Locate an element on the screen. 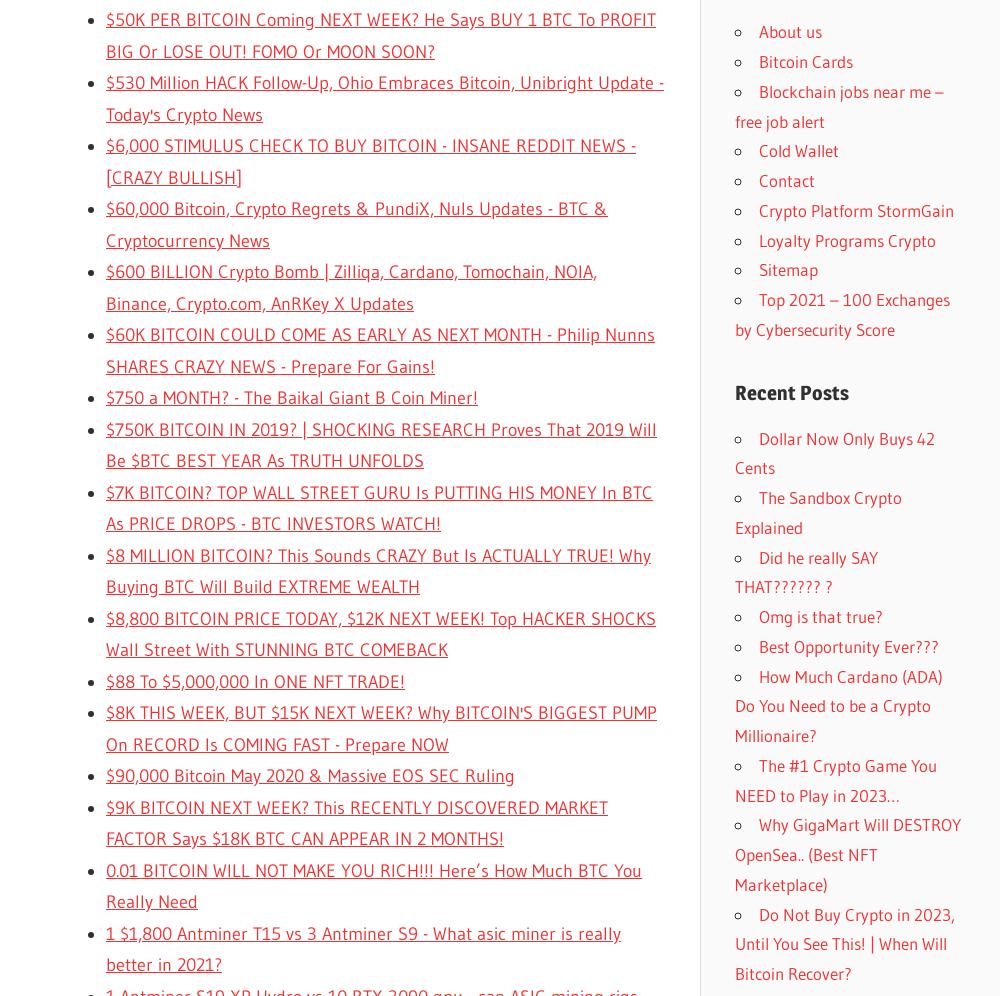  'Dollar Now Only Buys 42 Cents' is located at coordinates (834, 452).